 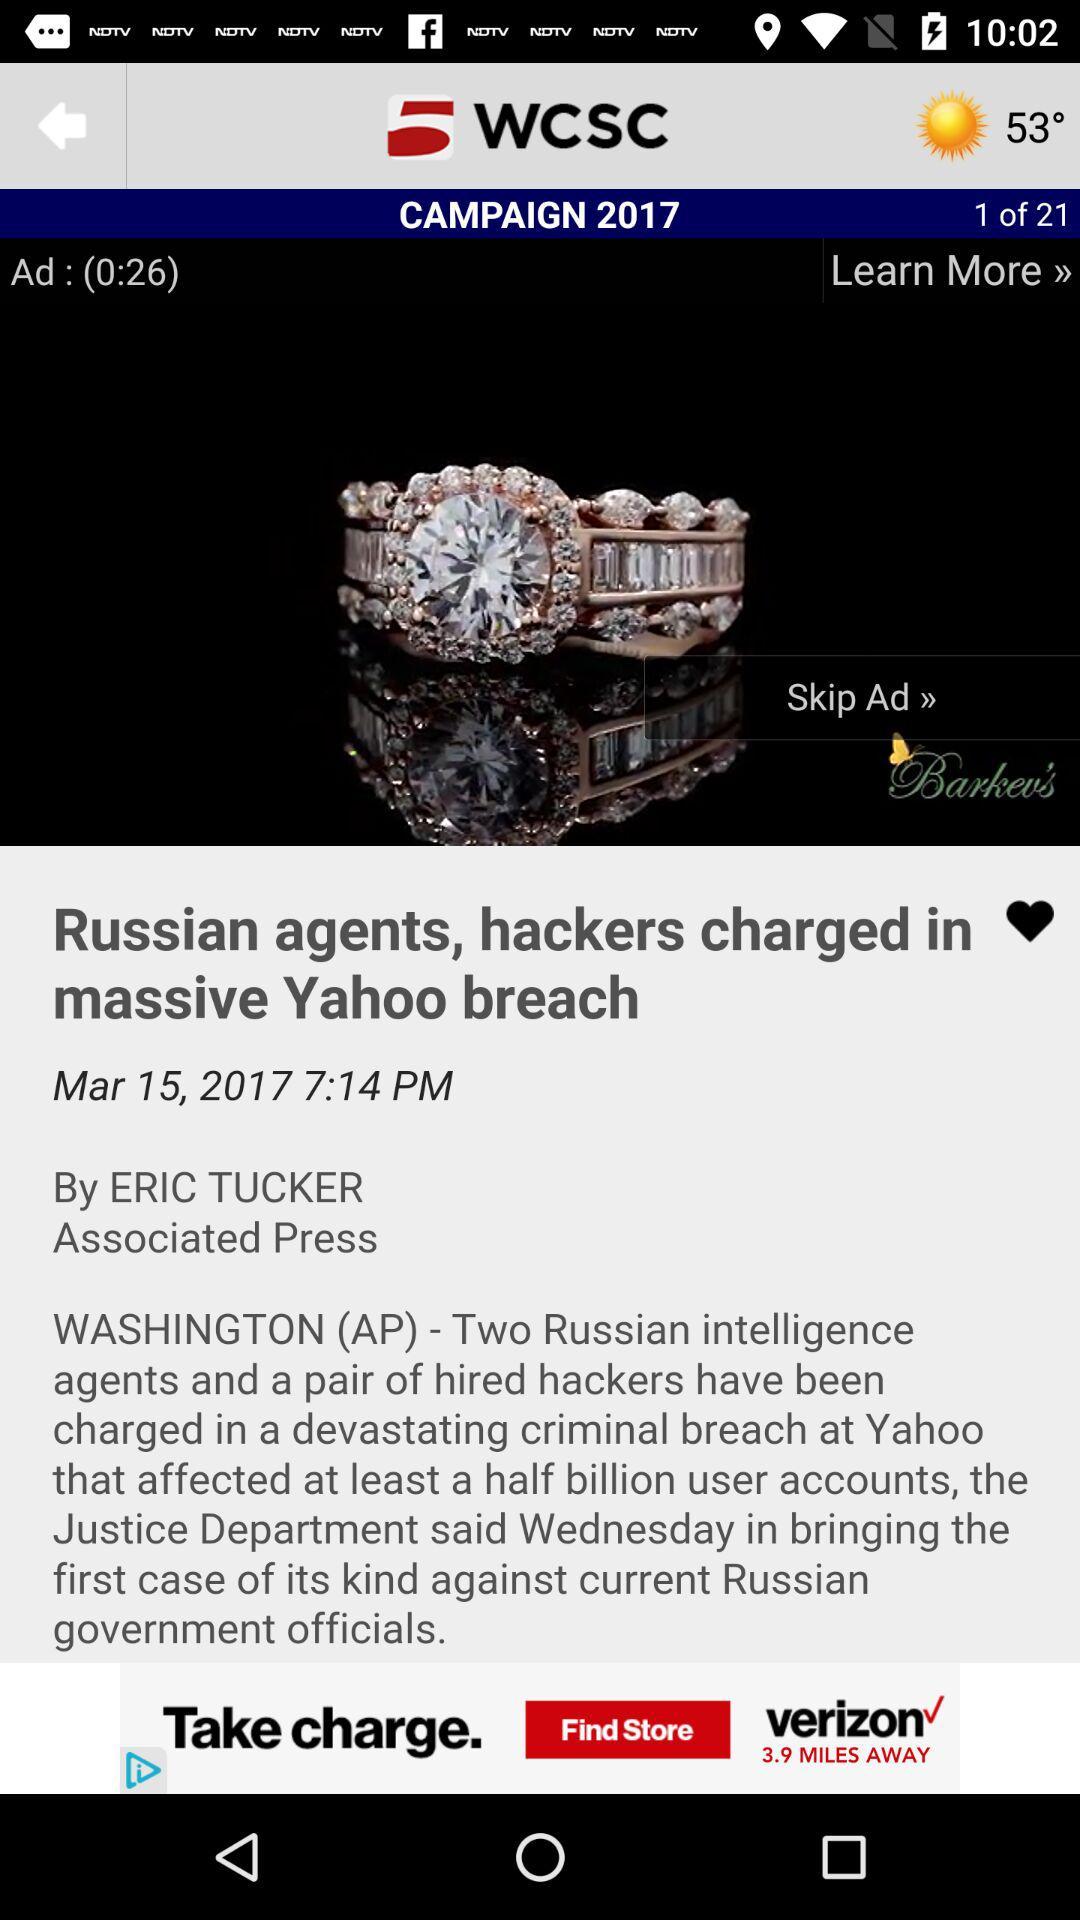 What do you see at coordinates (988, 124) in the screenshot?
I see `the settings icon` at bounding box center [988, 124].